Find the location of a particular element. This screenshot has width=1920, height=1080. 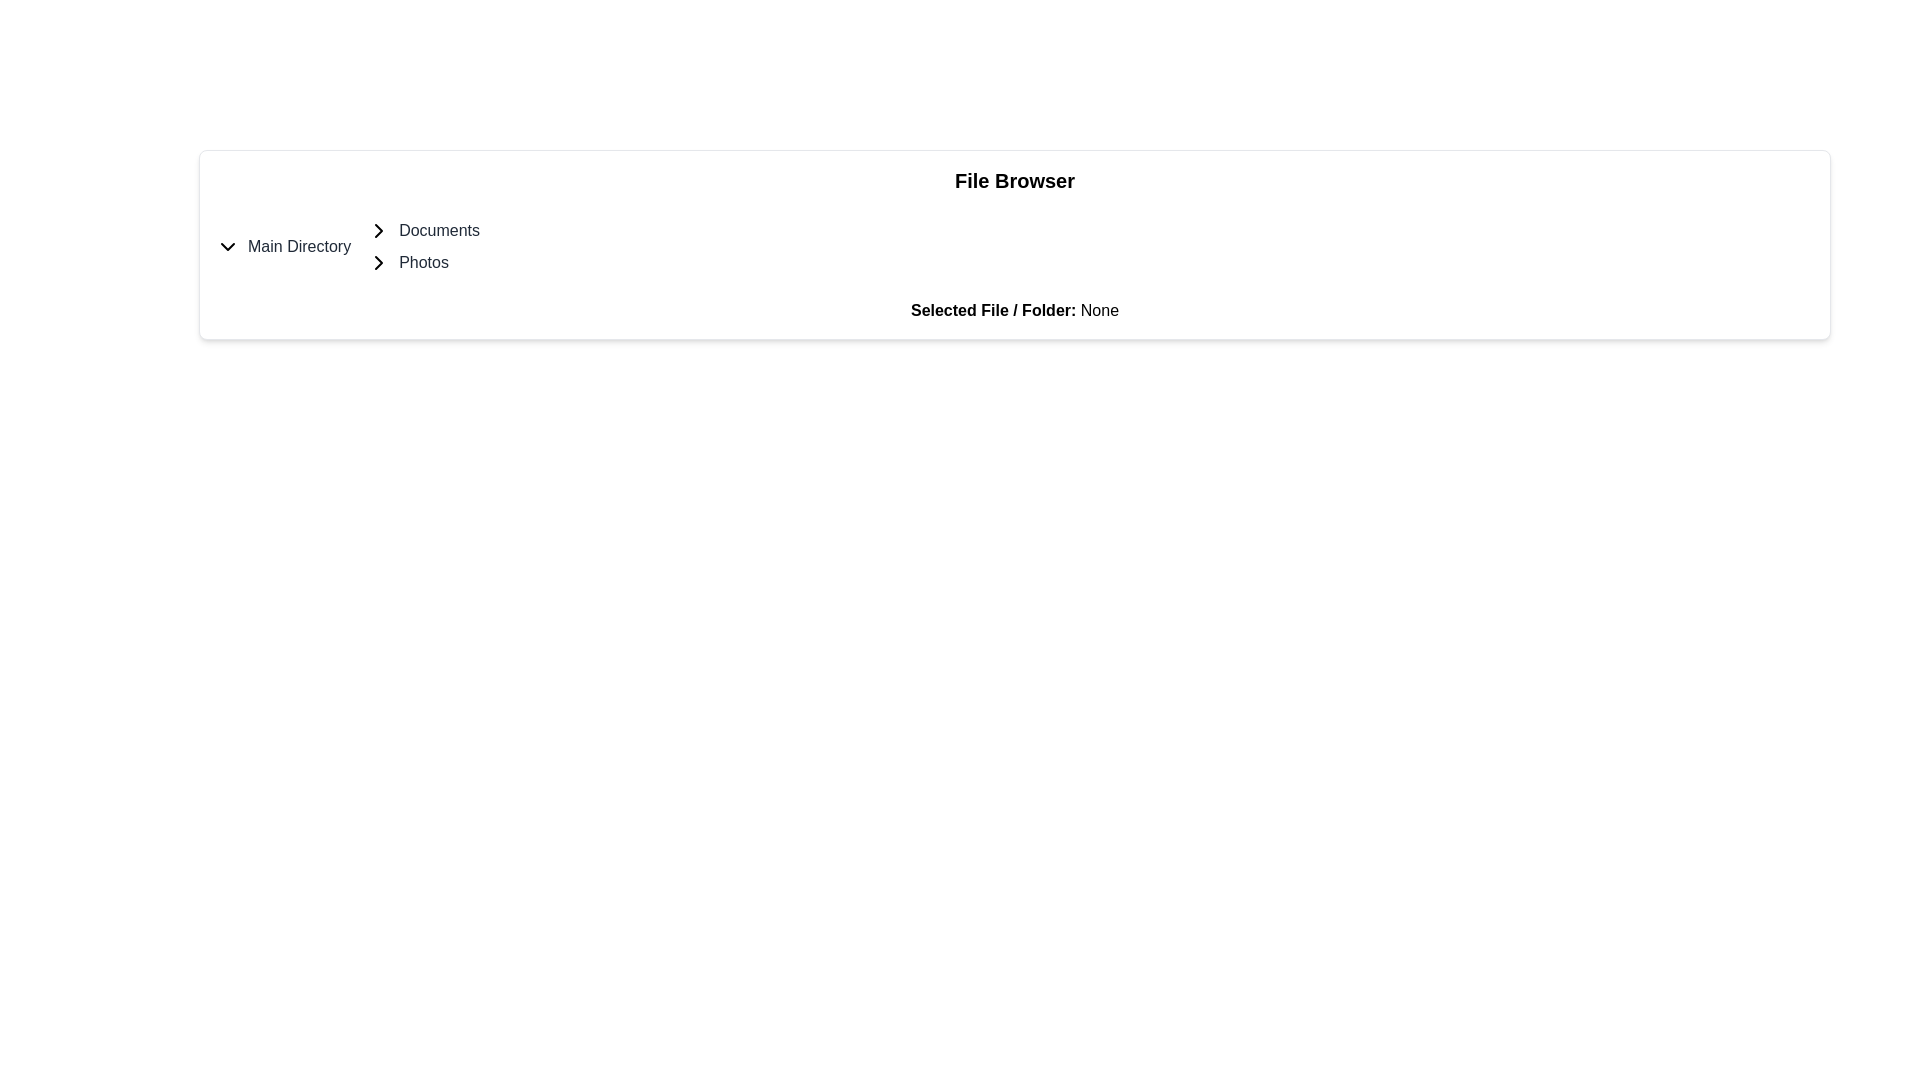

the rightward-facing arrow icon next to the text 'Photos' is located at coordinates (379, 261).